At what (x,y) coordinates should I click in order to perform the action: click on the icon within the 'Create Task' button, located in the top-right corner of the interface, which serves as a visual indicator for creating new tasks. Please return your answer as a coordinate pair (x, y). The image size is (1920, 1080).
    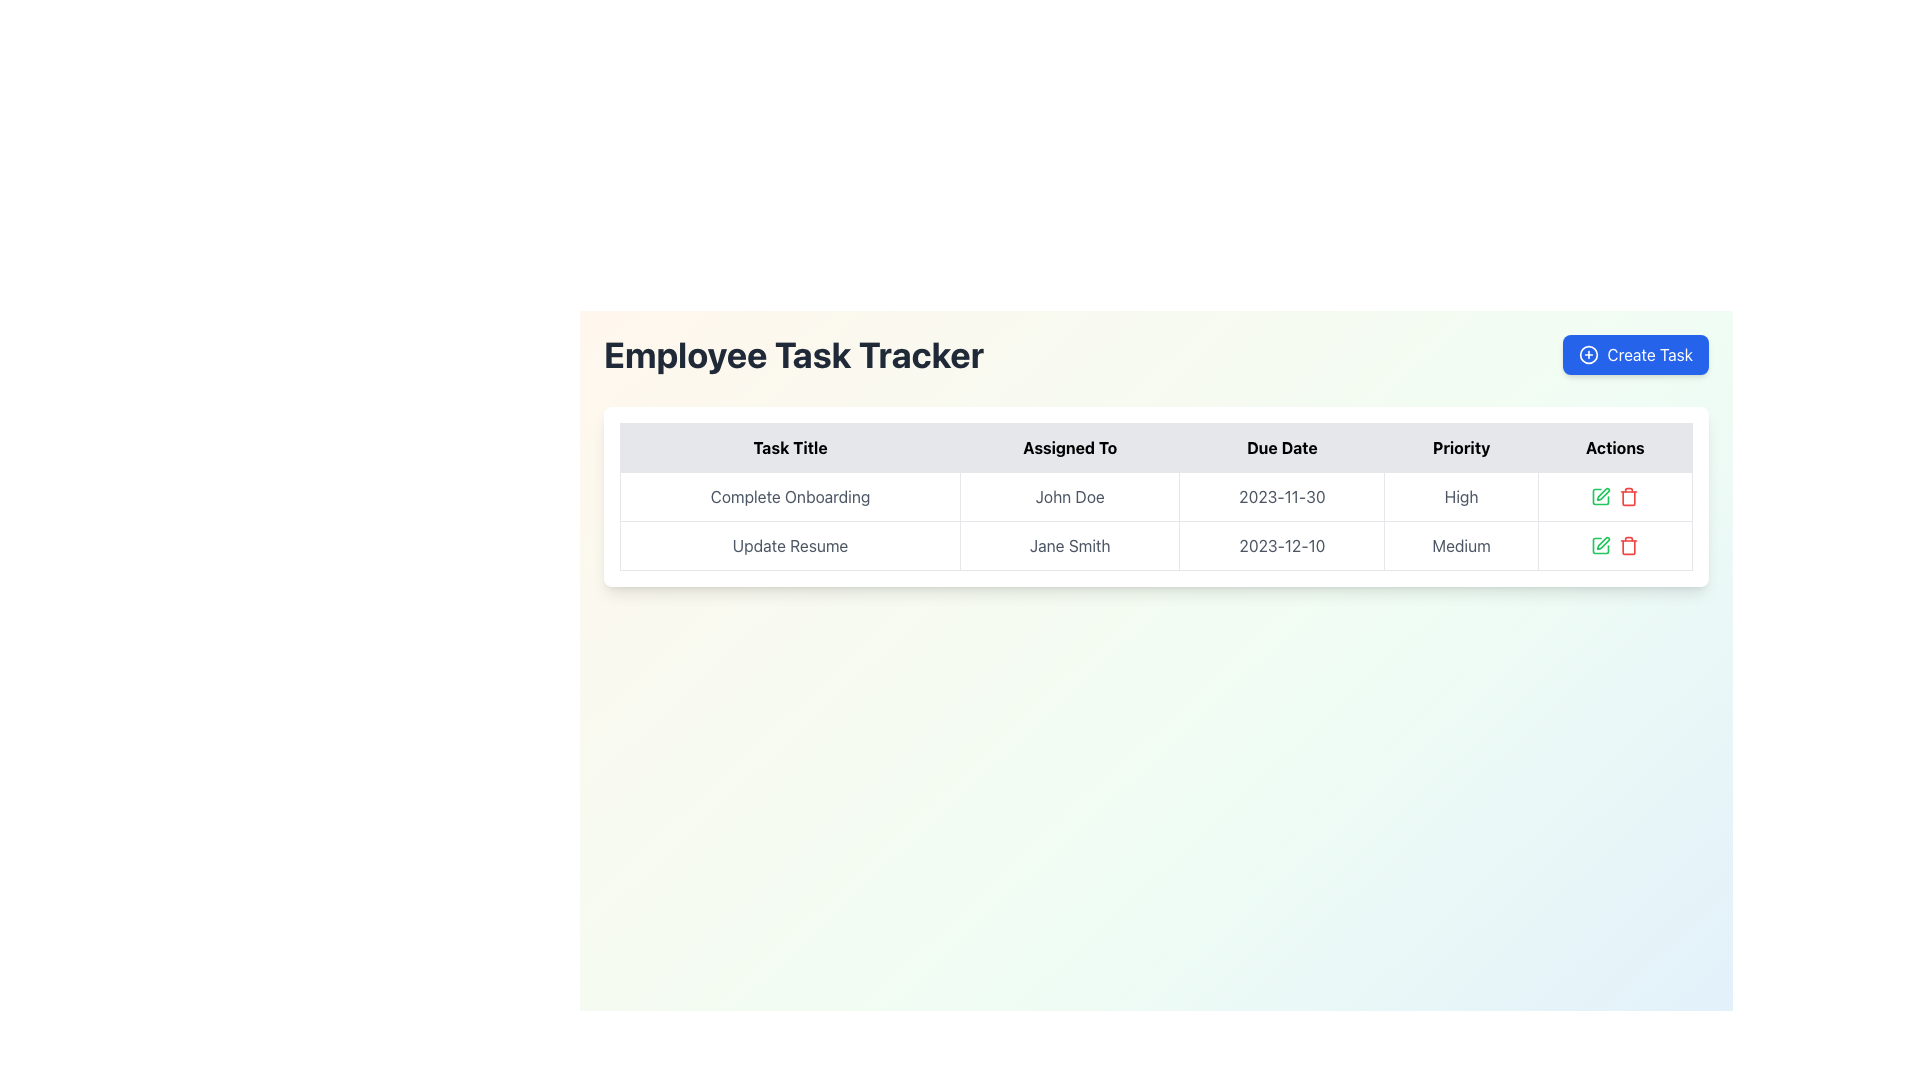
    Looking at the image, I should click on (1588, 353).